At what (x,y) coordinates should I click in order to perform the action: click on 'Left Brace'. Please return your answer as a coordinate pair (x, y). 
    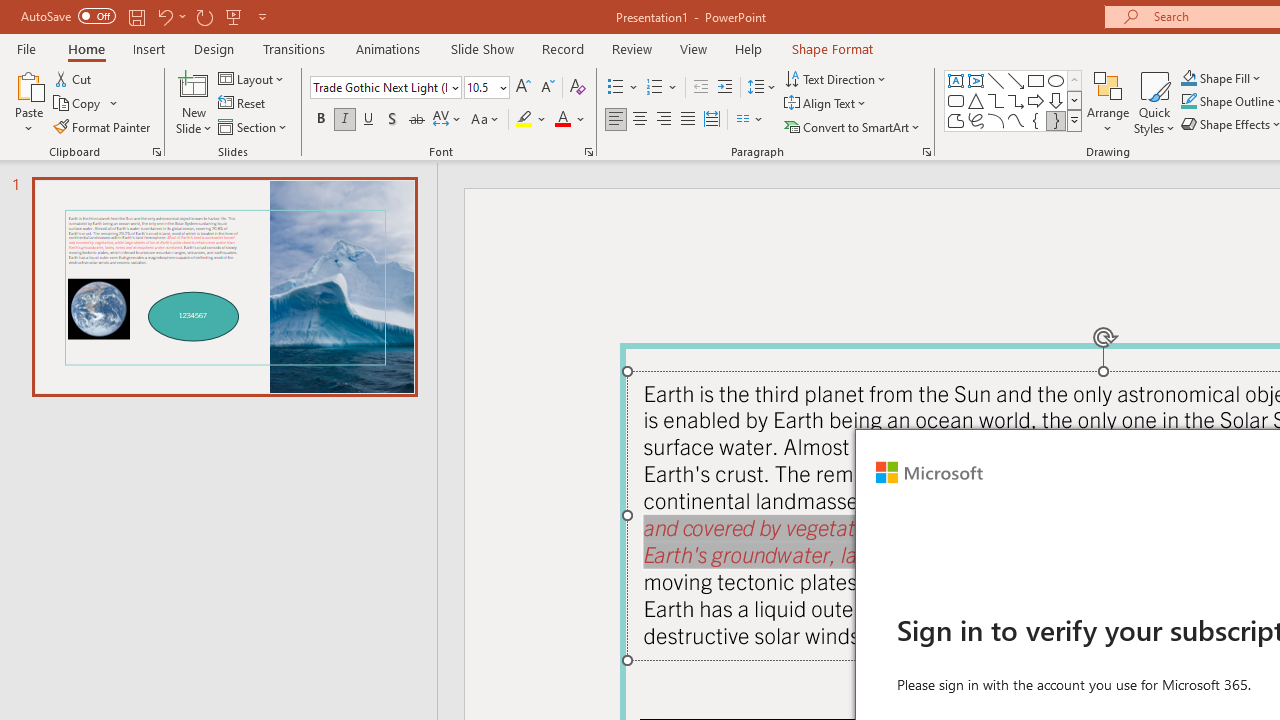
    Looking at the image, I should click on (1036, 120).